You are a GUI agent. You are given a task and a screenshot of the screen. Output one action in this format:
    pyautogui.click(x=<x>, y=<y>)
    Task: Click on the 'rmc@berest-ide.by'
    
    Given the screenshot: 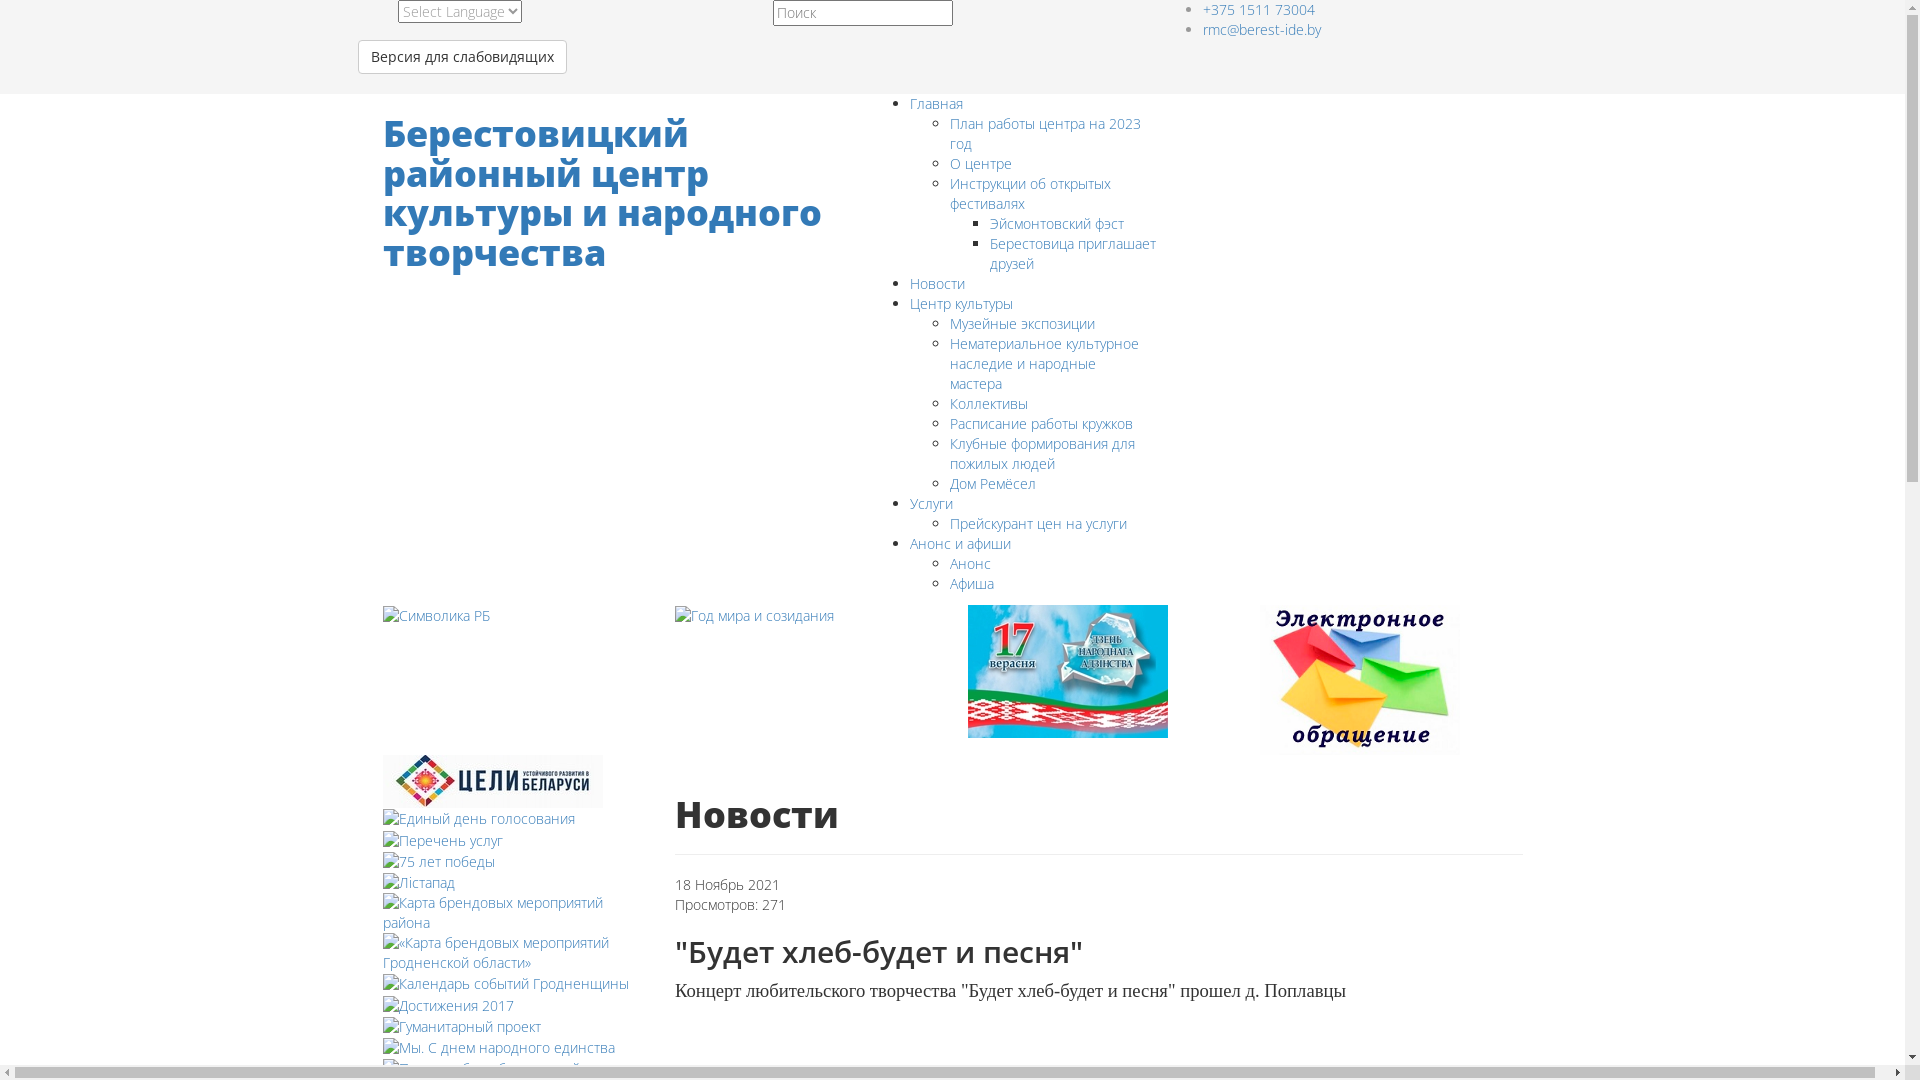 What is the action you would take?
    pyautogui.click(x=1260, y=29)
    